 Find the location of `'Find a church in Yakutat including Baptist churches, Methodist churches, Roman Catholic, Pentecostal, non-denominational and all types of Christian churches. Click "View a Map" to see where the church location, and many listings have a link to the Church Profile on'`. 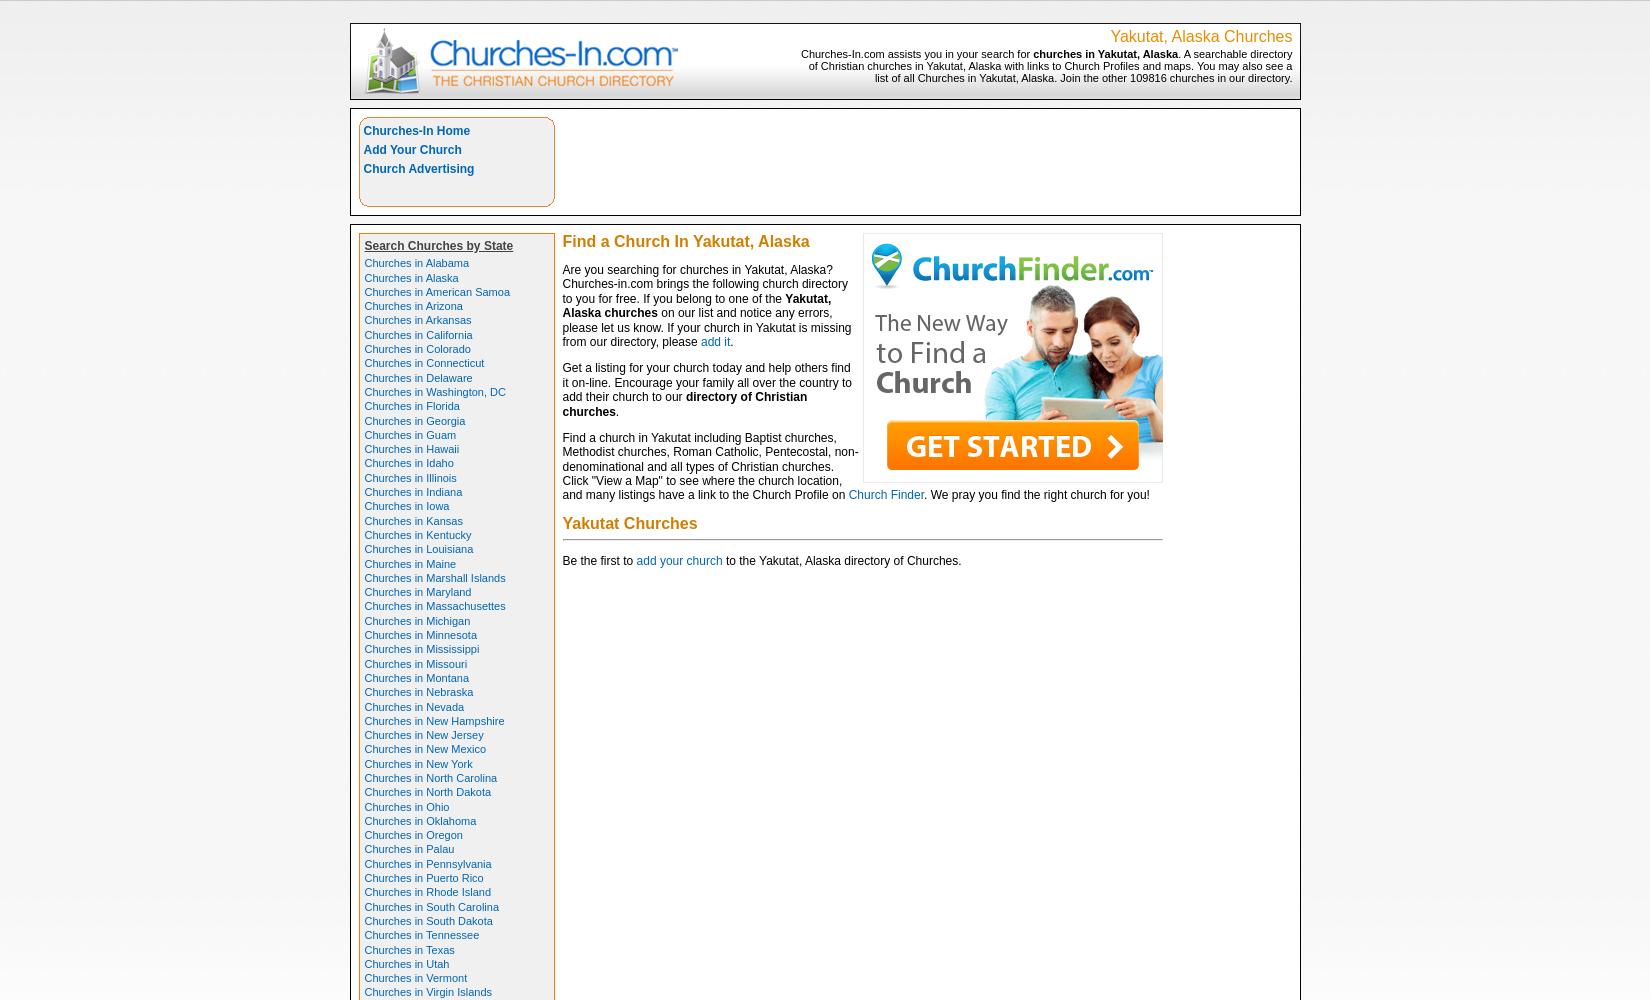

'Find a church in Yakutat including Baptist churches, Methodist churches, Roman Catholic, Pentecostal, non-denominational and all types of Christian churches. Click "View a Map" to see where the church location, and many listings have a link to the Church Profile on' is located at coordinates (708, 465).